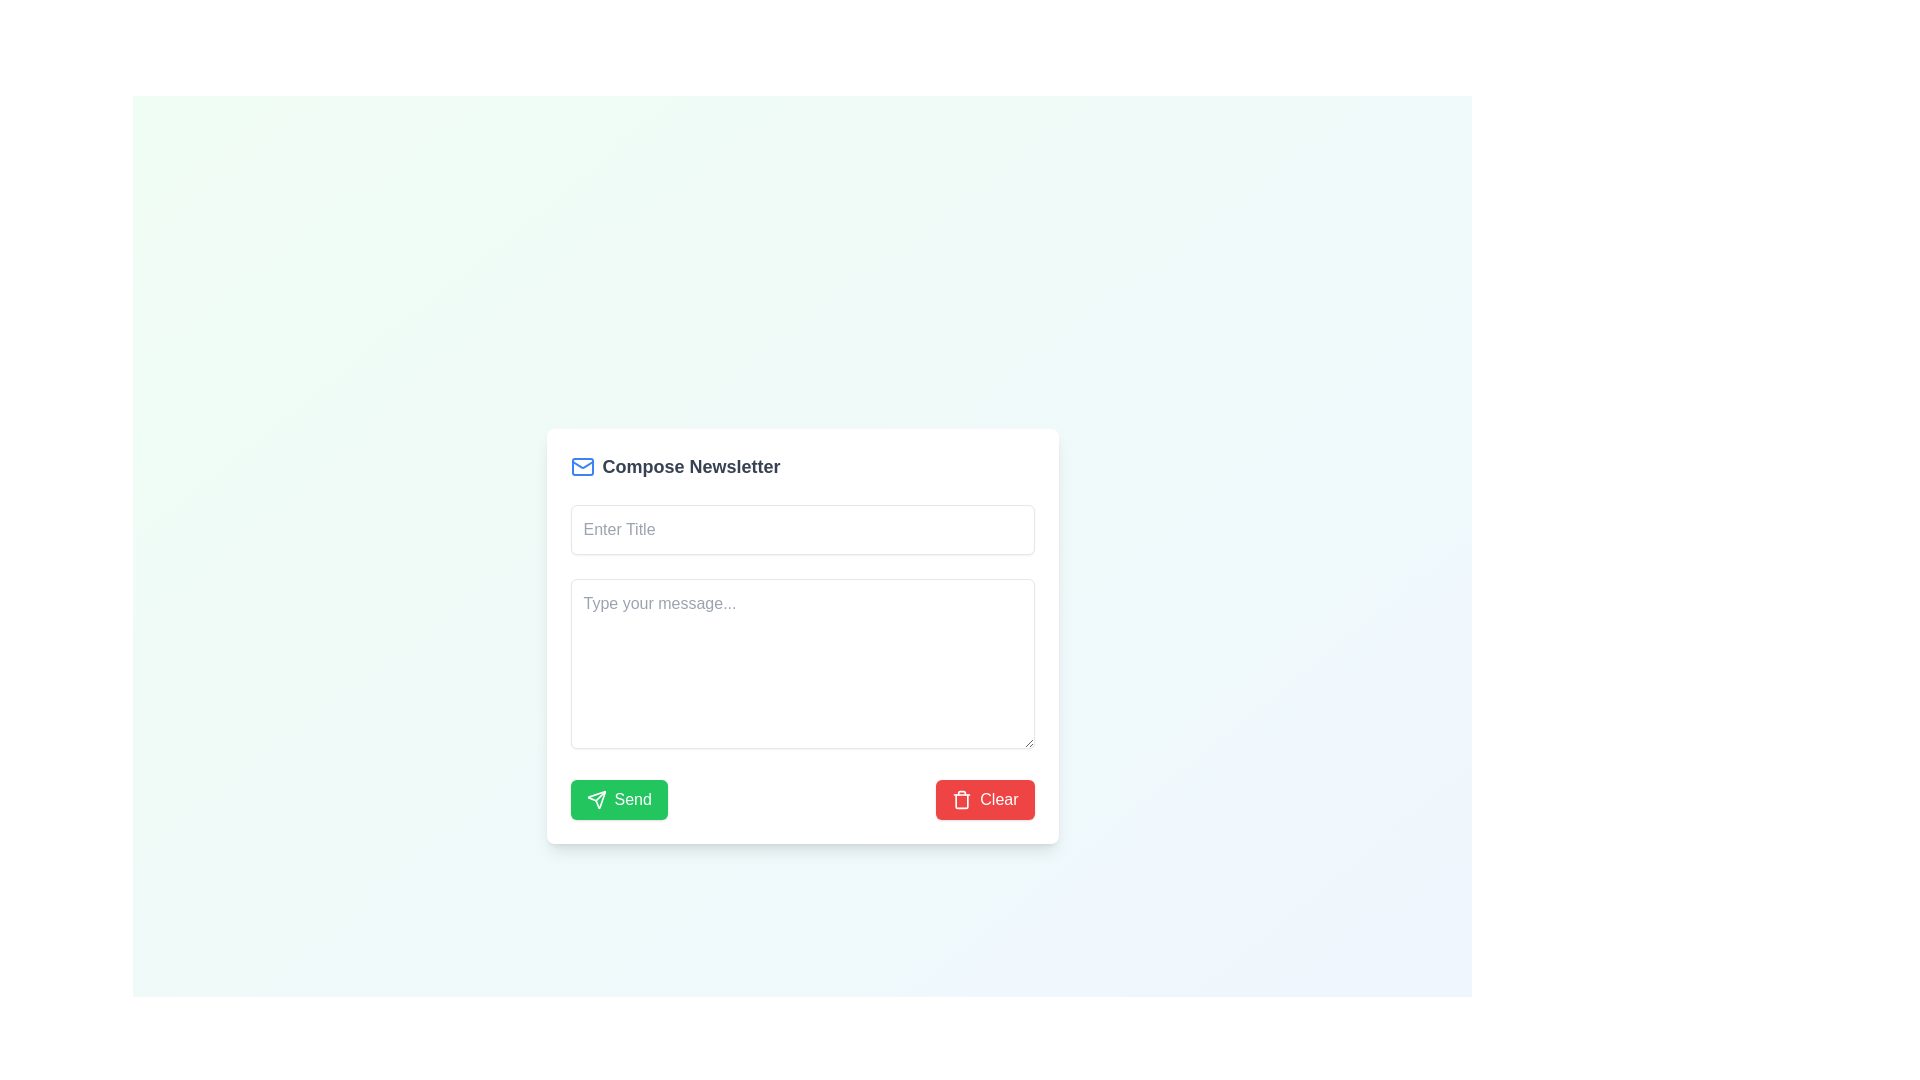 Image resolution: width=1920 pixels, height=1080 pixels. Describe the element at coordinates (599, 793) in the screenshot. I see `the 'Send' button which is represented by a graphical icon indicating a sending action, located in the center-right section of a green circular button within the 'Compose Newsletter' form area` at that location.